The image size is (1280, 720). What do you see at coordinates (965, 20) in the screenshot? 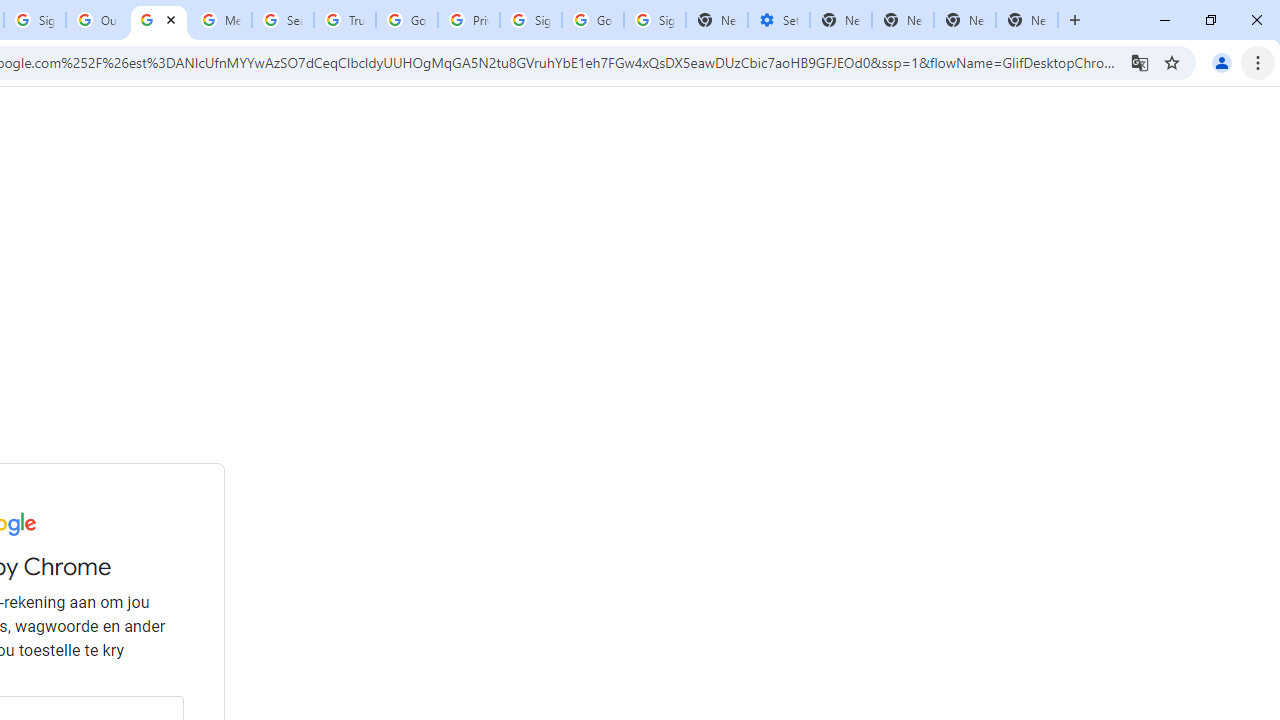
I see `'New Tab'` at bounding box center [965, 20].